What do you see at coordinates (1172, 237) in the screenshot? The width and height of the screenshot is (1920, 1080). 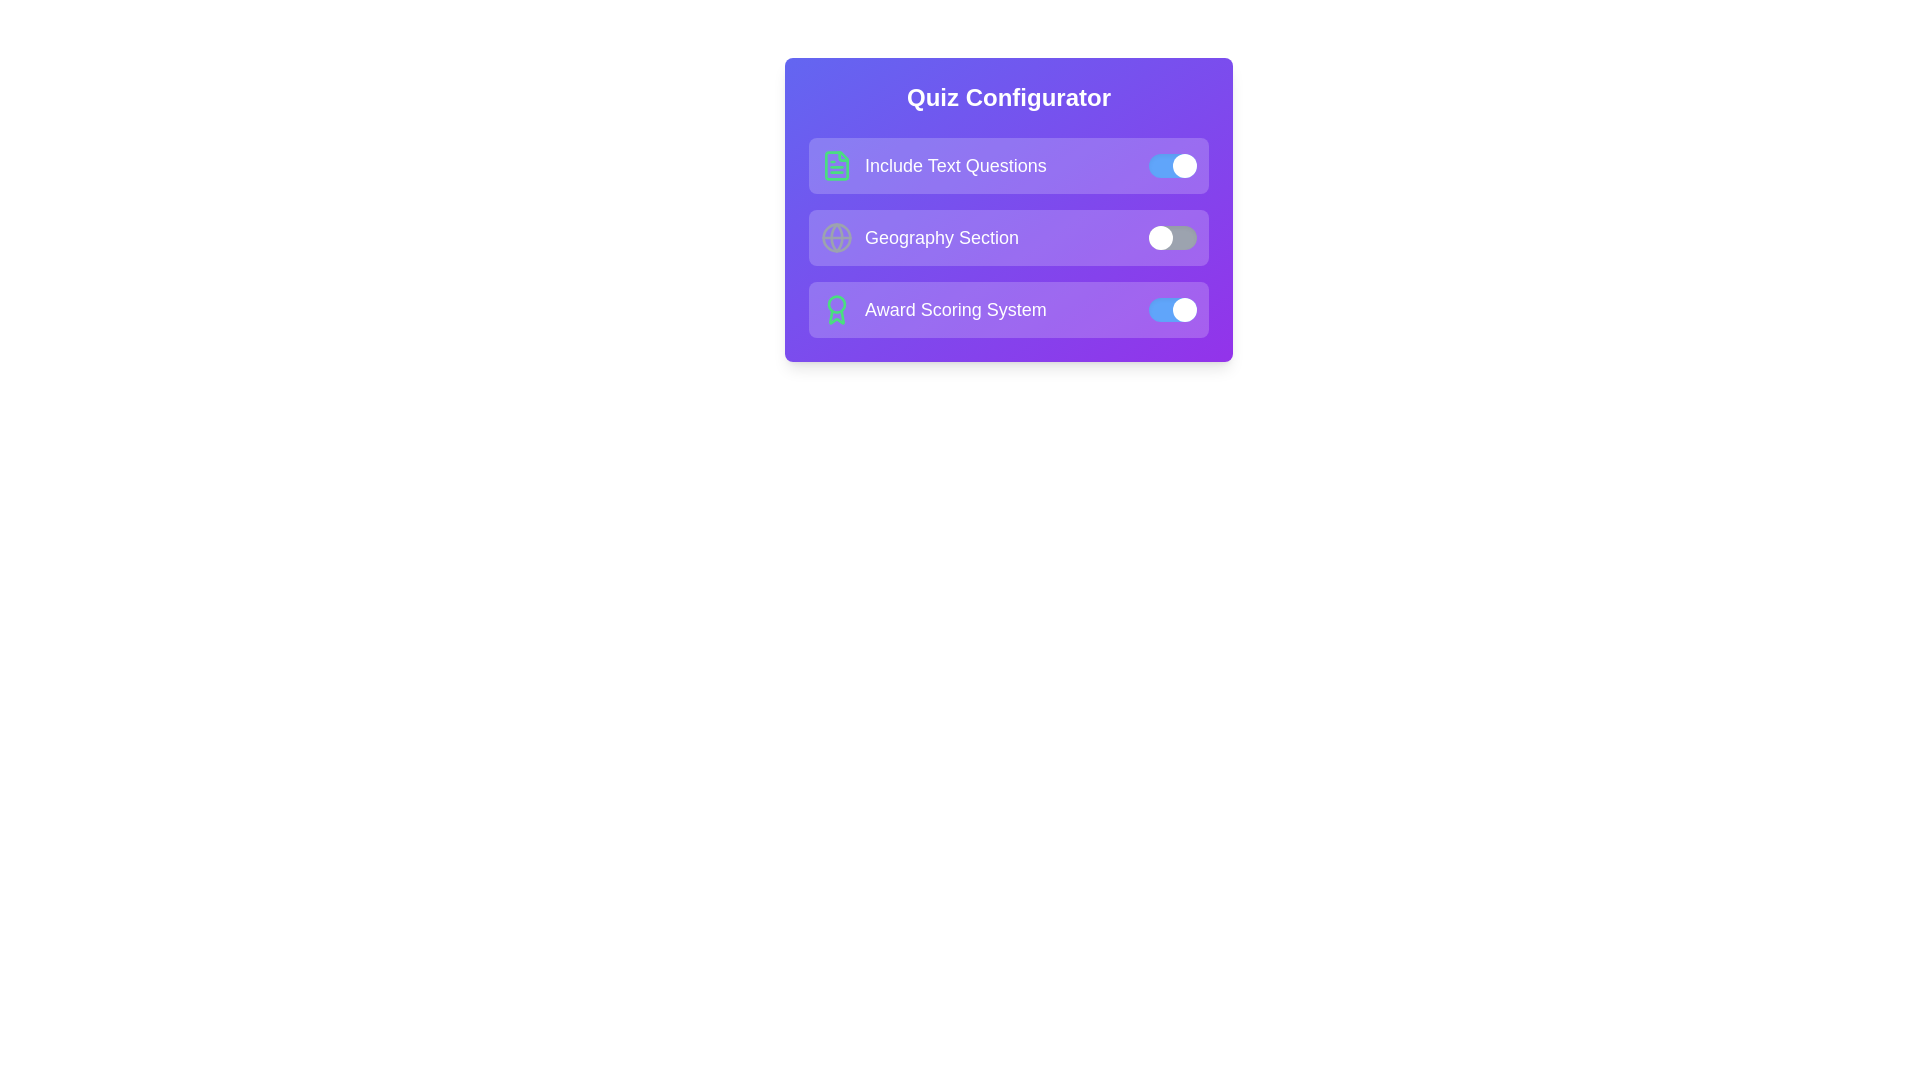 I see `the toggle switch for the 'Geography Section' option` at bounding box center [1172, 237].